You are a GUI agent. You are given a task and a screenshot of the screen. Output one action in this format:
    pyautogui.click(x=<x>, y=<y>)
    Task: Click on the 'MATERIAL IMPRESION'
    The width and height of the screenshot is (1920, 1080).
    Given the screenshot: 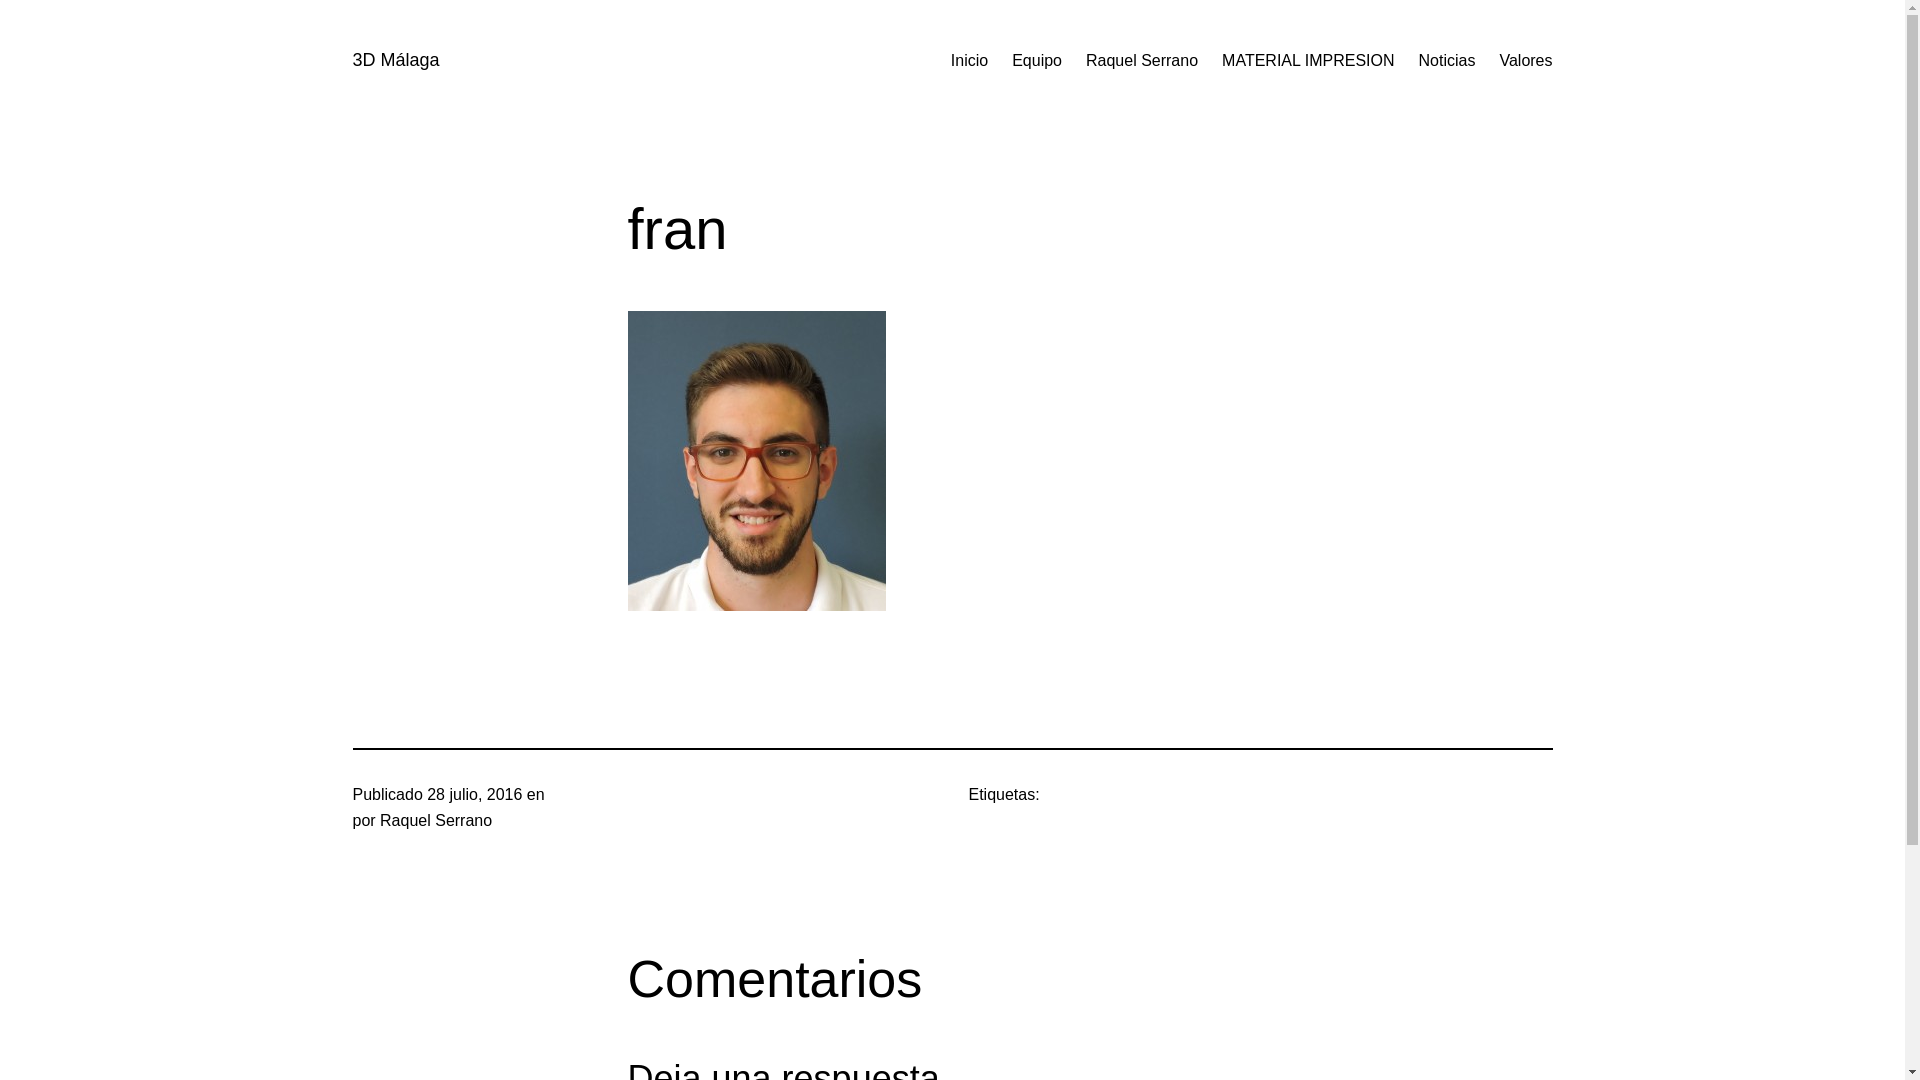 What is the action you would take?
    pyautogui.click(x=1308, y=60)
    